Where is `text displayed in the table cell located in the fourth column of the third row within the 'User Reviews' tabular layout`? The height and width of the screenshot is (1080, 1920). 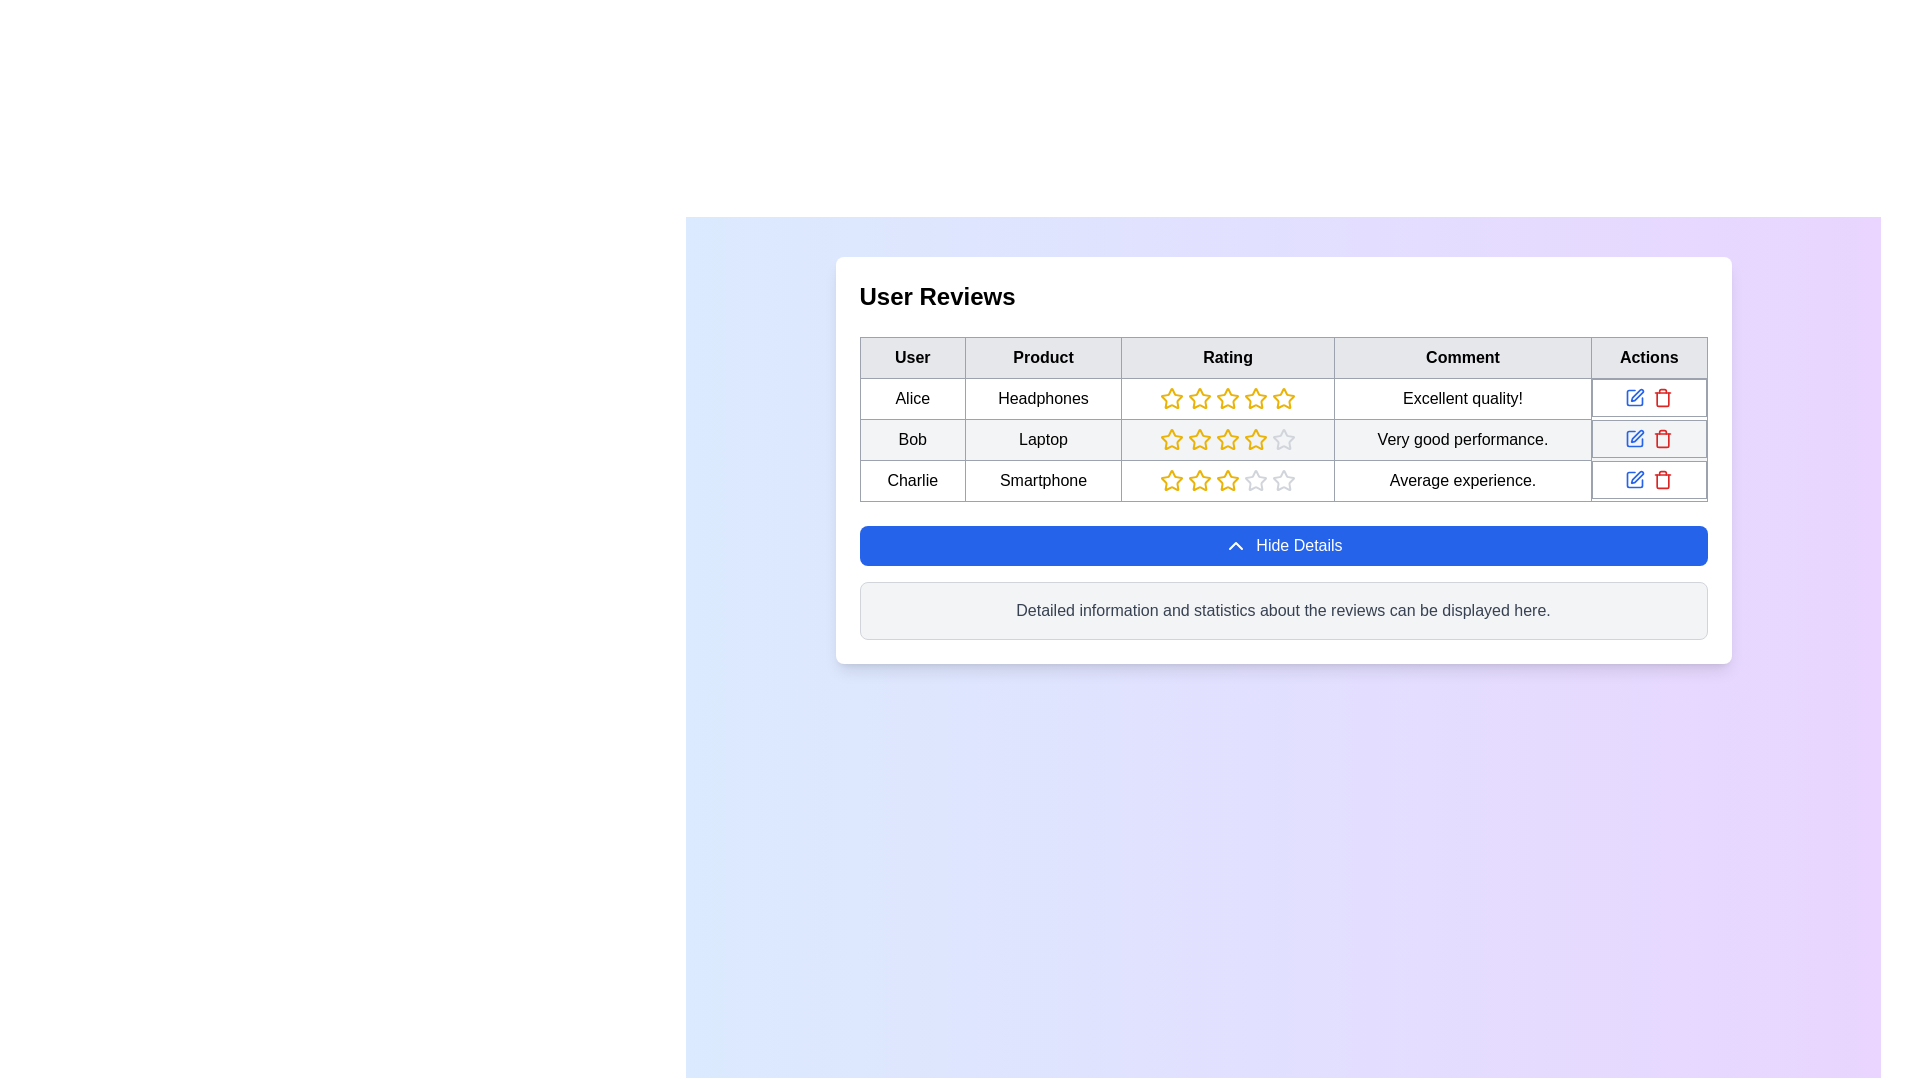 text displayed in the table cell located in the fourth column of the third row within the 'User Reviews' tabular layout is located at coordinates (1463, 481).